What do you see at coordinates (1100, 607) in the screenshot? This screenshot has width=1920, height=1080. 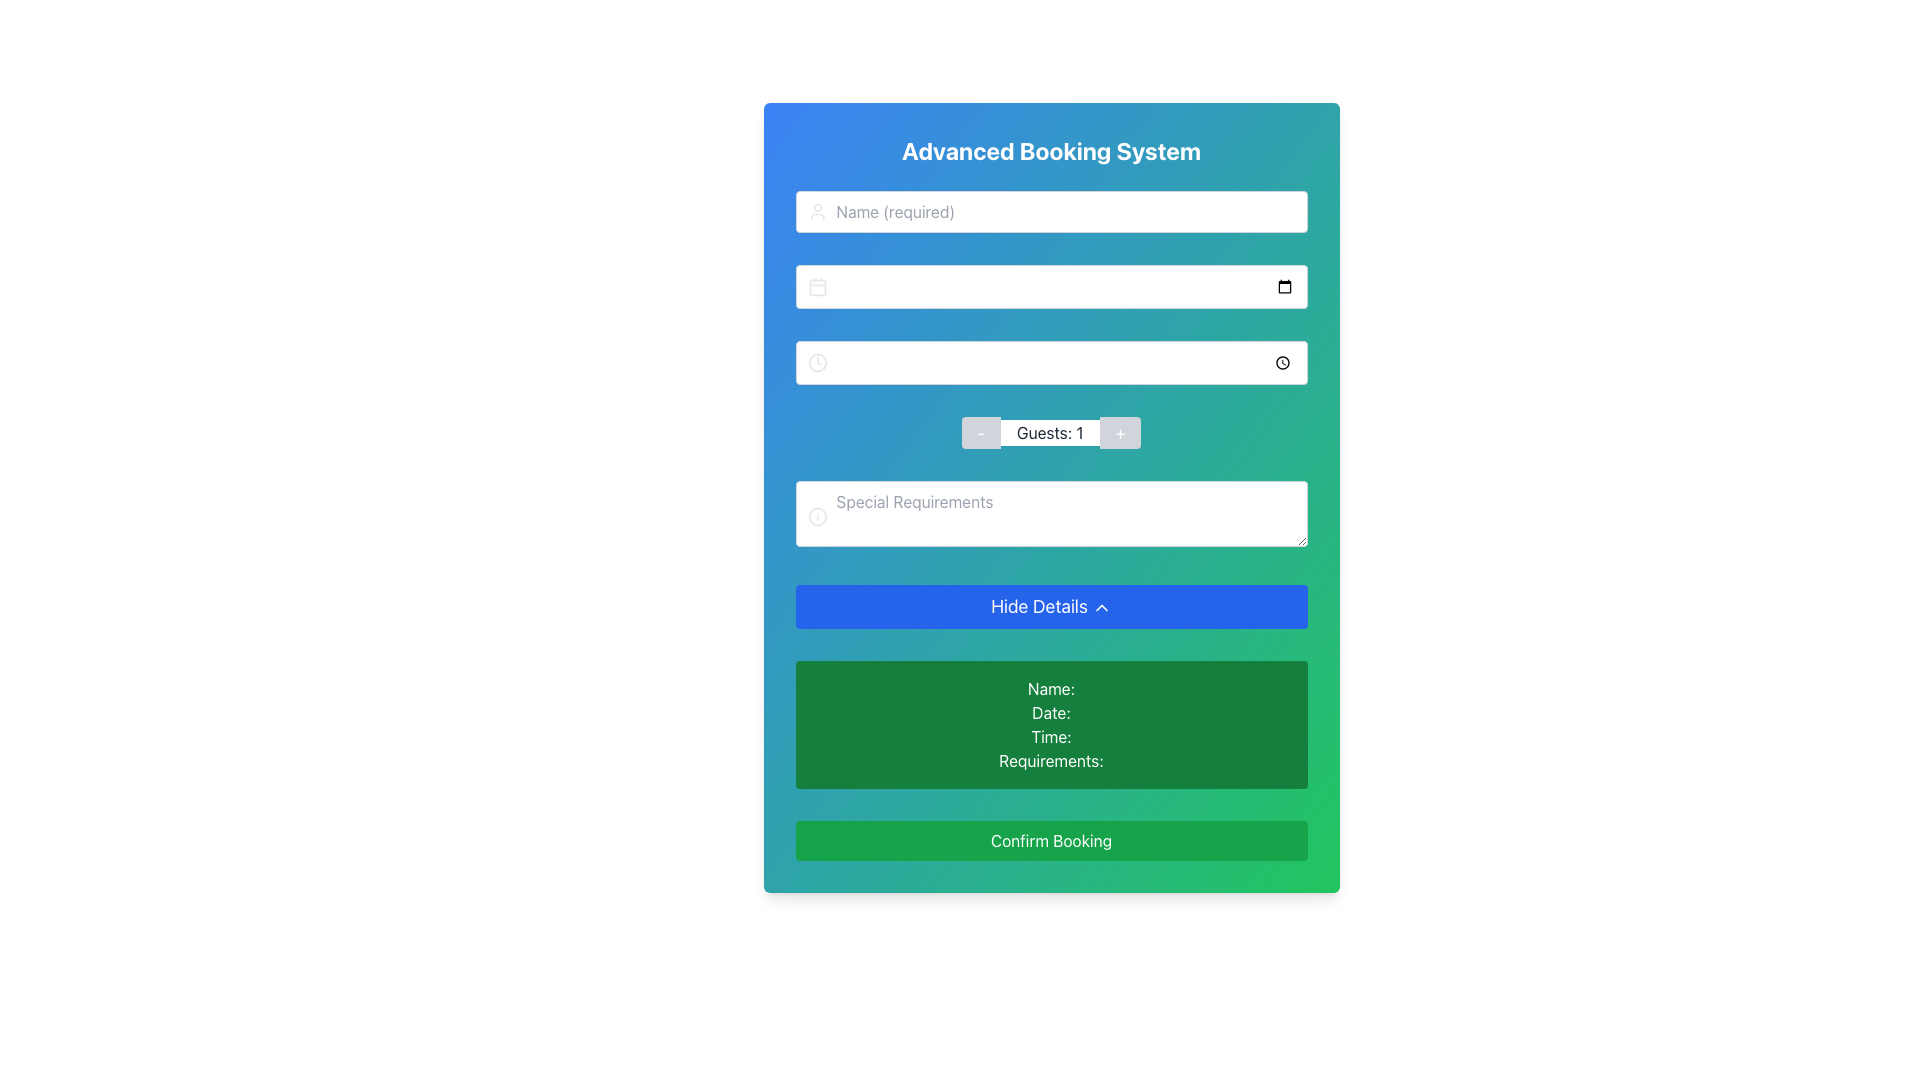 I see `the collapse icon located on the right section of the 'Hide Details' button` at bounding box center [1100, 607].